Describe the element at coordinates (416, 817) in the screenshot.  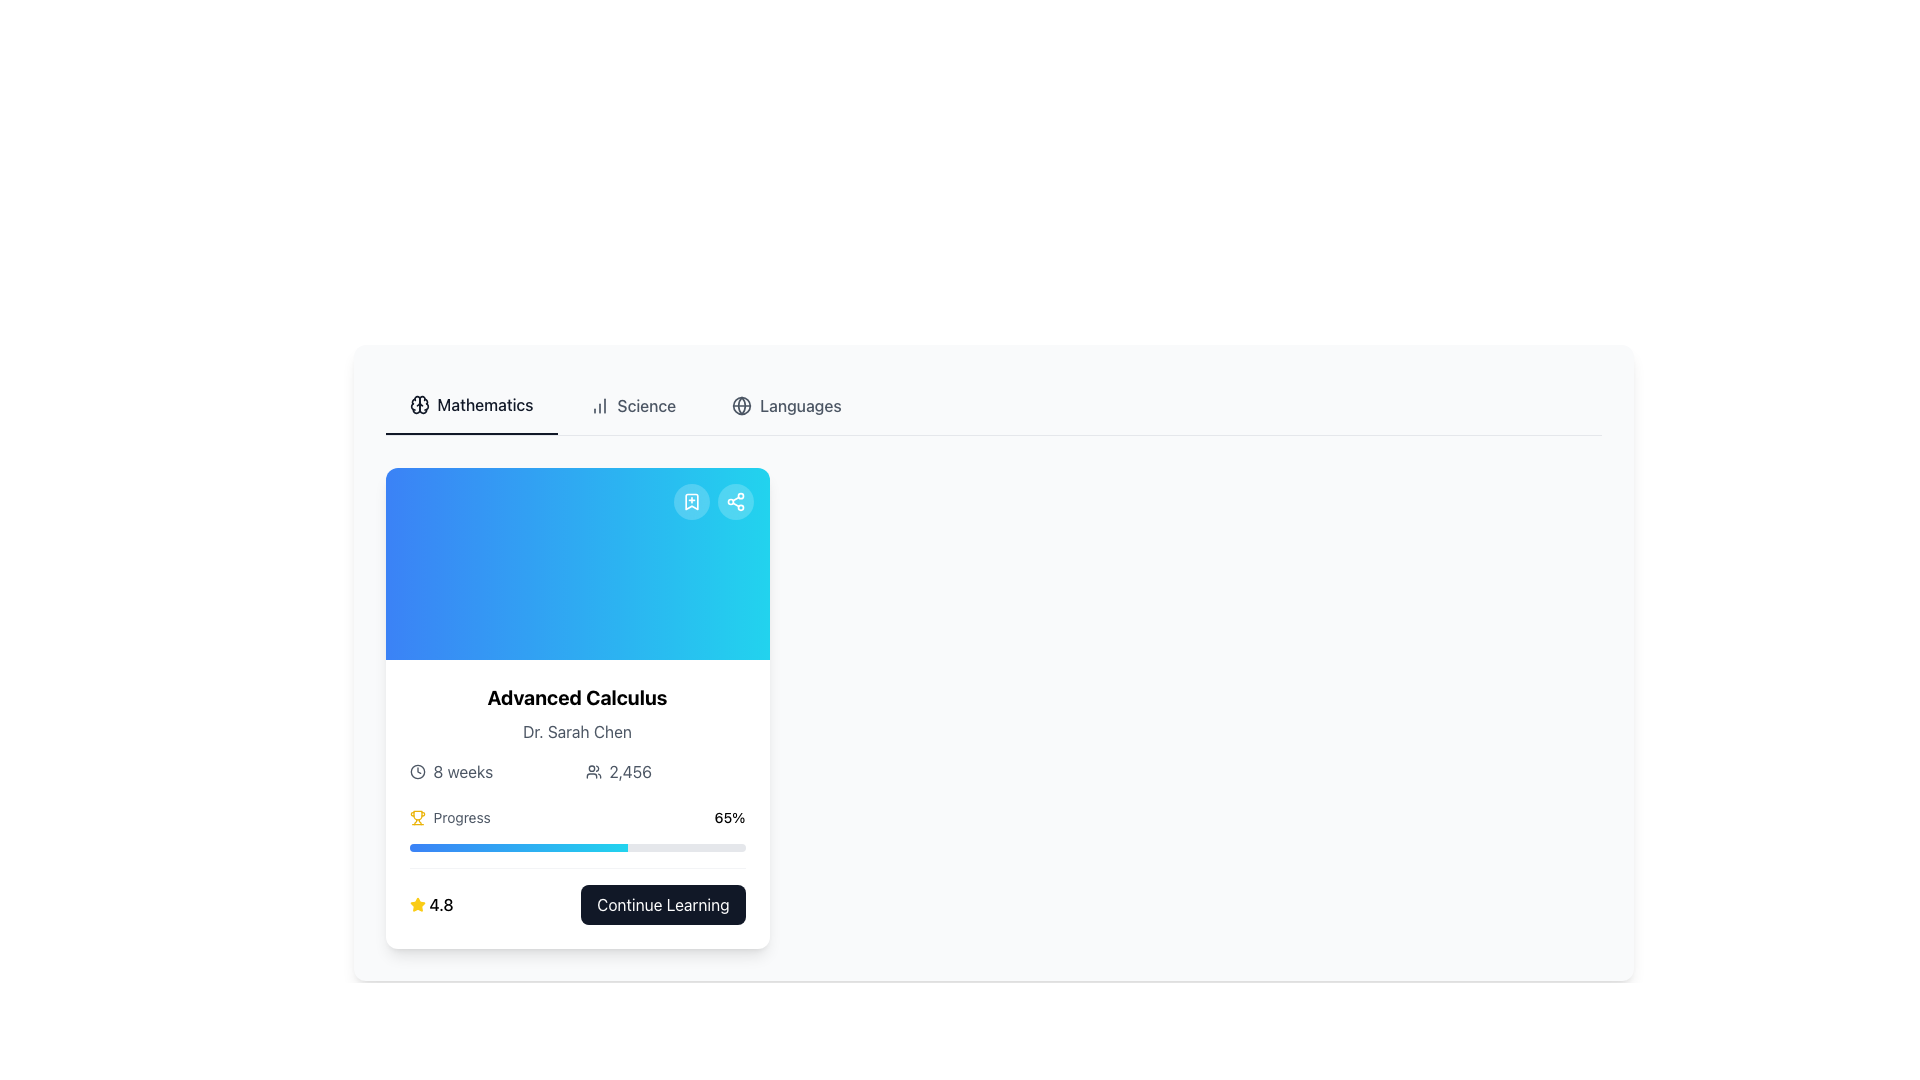
I see `the small yellow trophy icon that represents an achievement, located to the immediate left of the 'Progress' label in the course details card` at that location.